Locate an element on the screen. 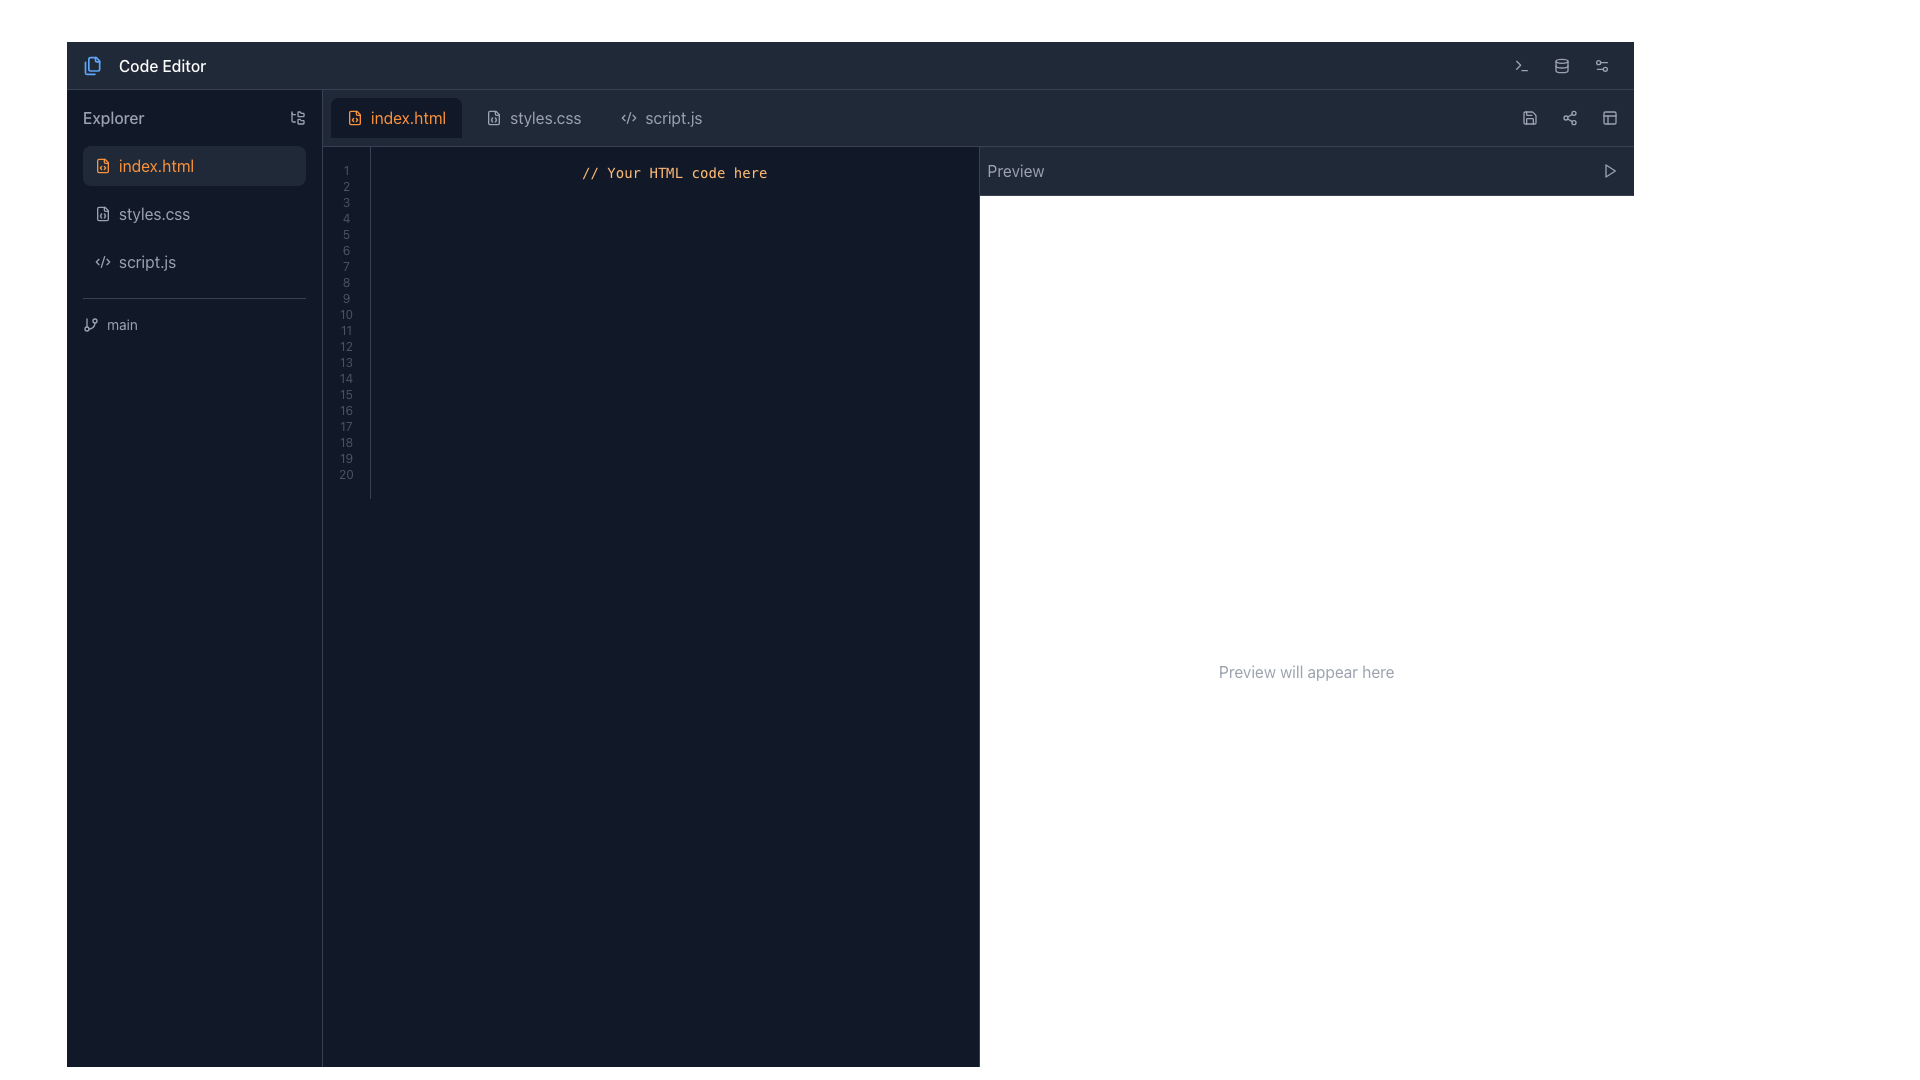 The width and height of the screenshot is (1920, 1080). on the line number 8 text label located in the vertical list of numeric indicators on the left side of the code editor is located at coordinates (346, 282).